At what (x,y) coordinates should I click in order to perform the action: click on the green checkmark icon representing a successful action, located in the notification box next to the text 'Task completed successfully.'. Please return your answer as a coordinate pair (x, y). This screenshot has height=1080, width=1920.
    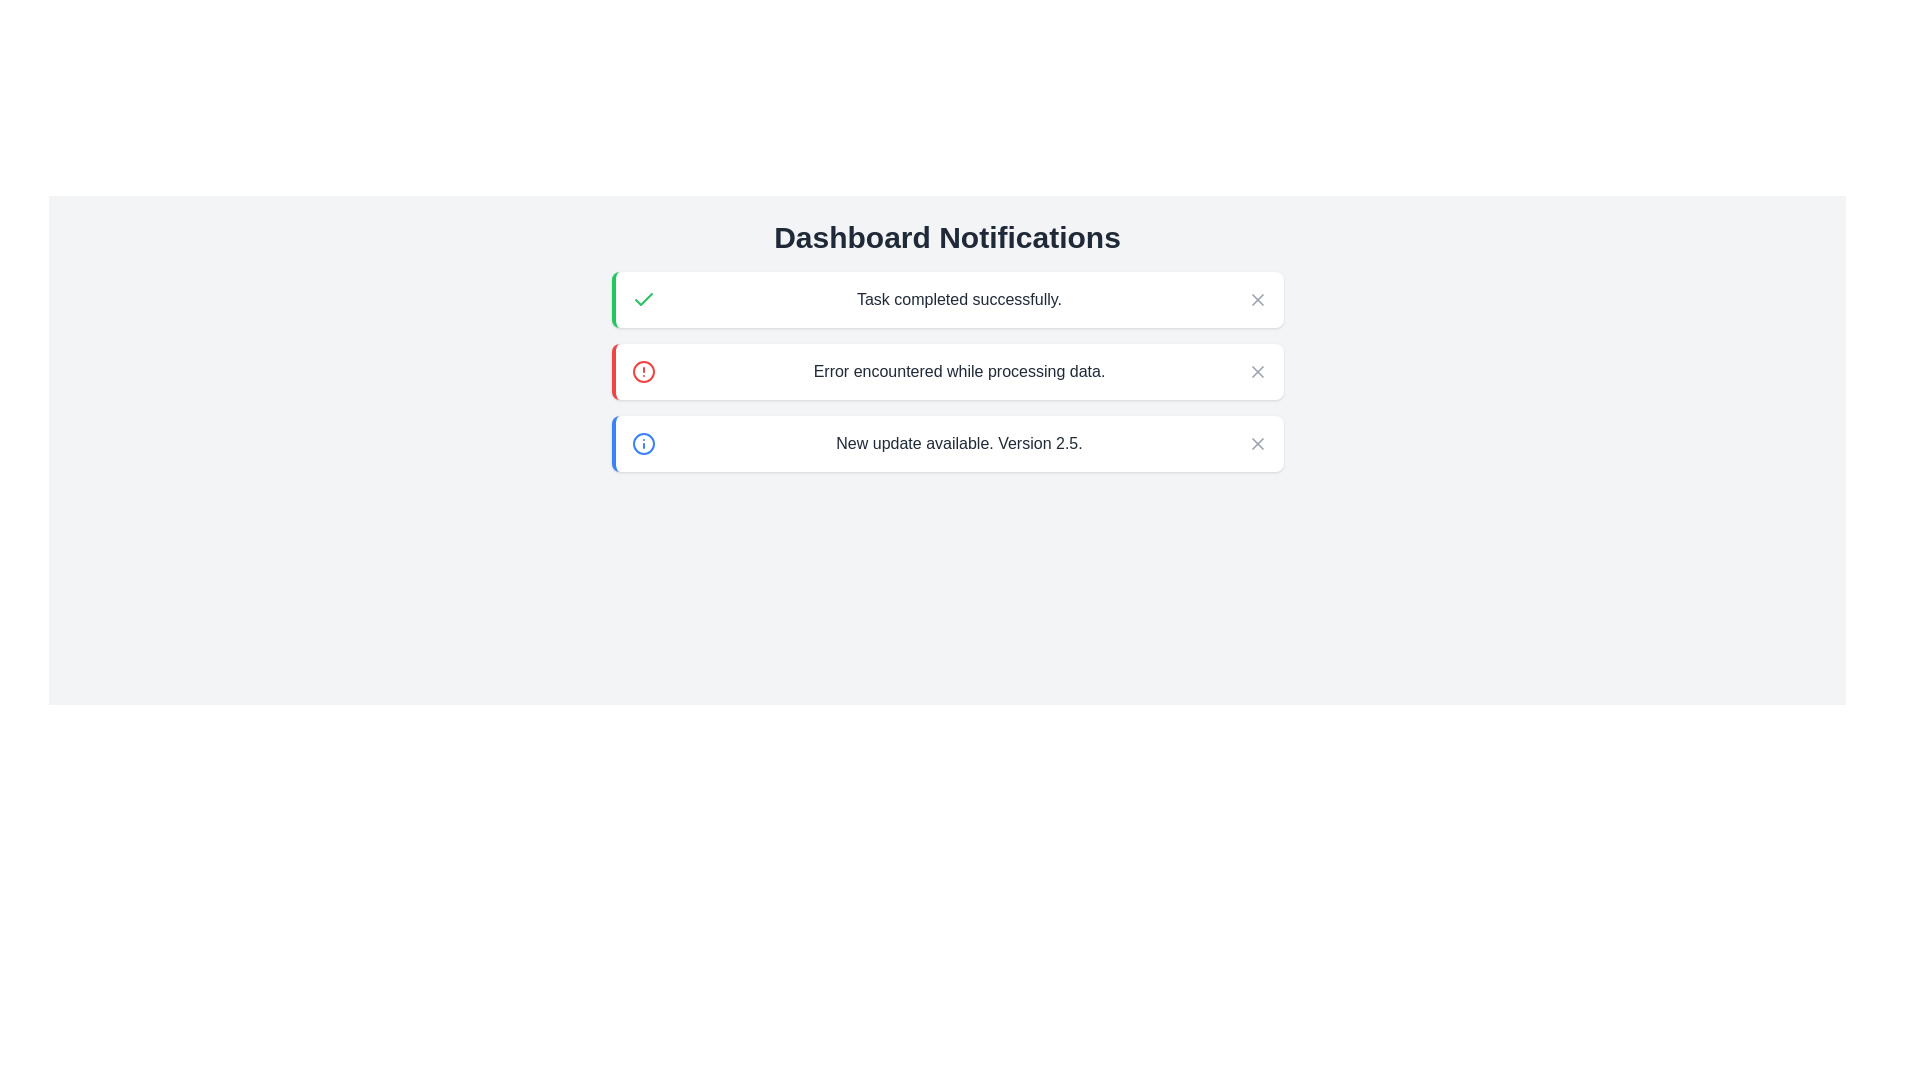
    Looking at the image, I should click on (643, 300).